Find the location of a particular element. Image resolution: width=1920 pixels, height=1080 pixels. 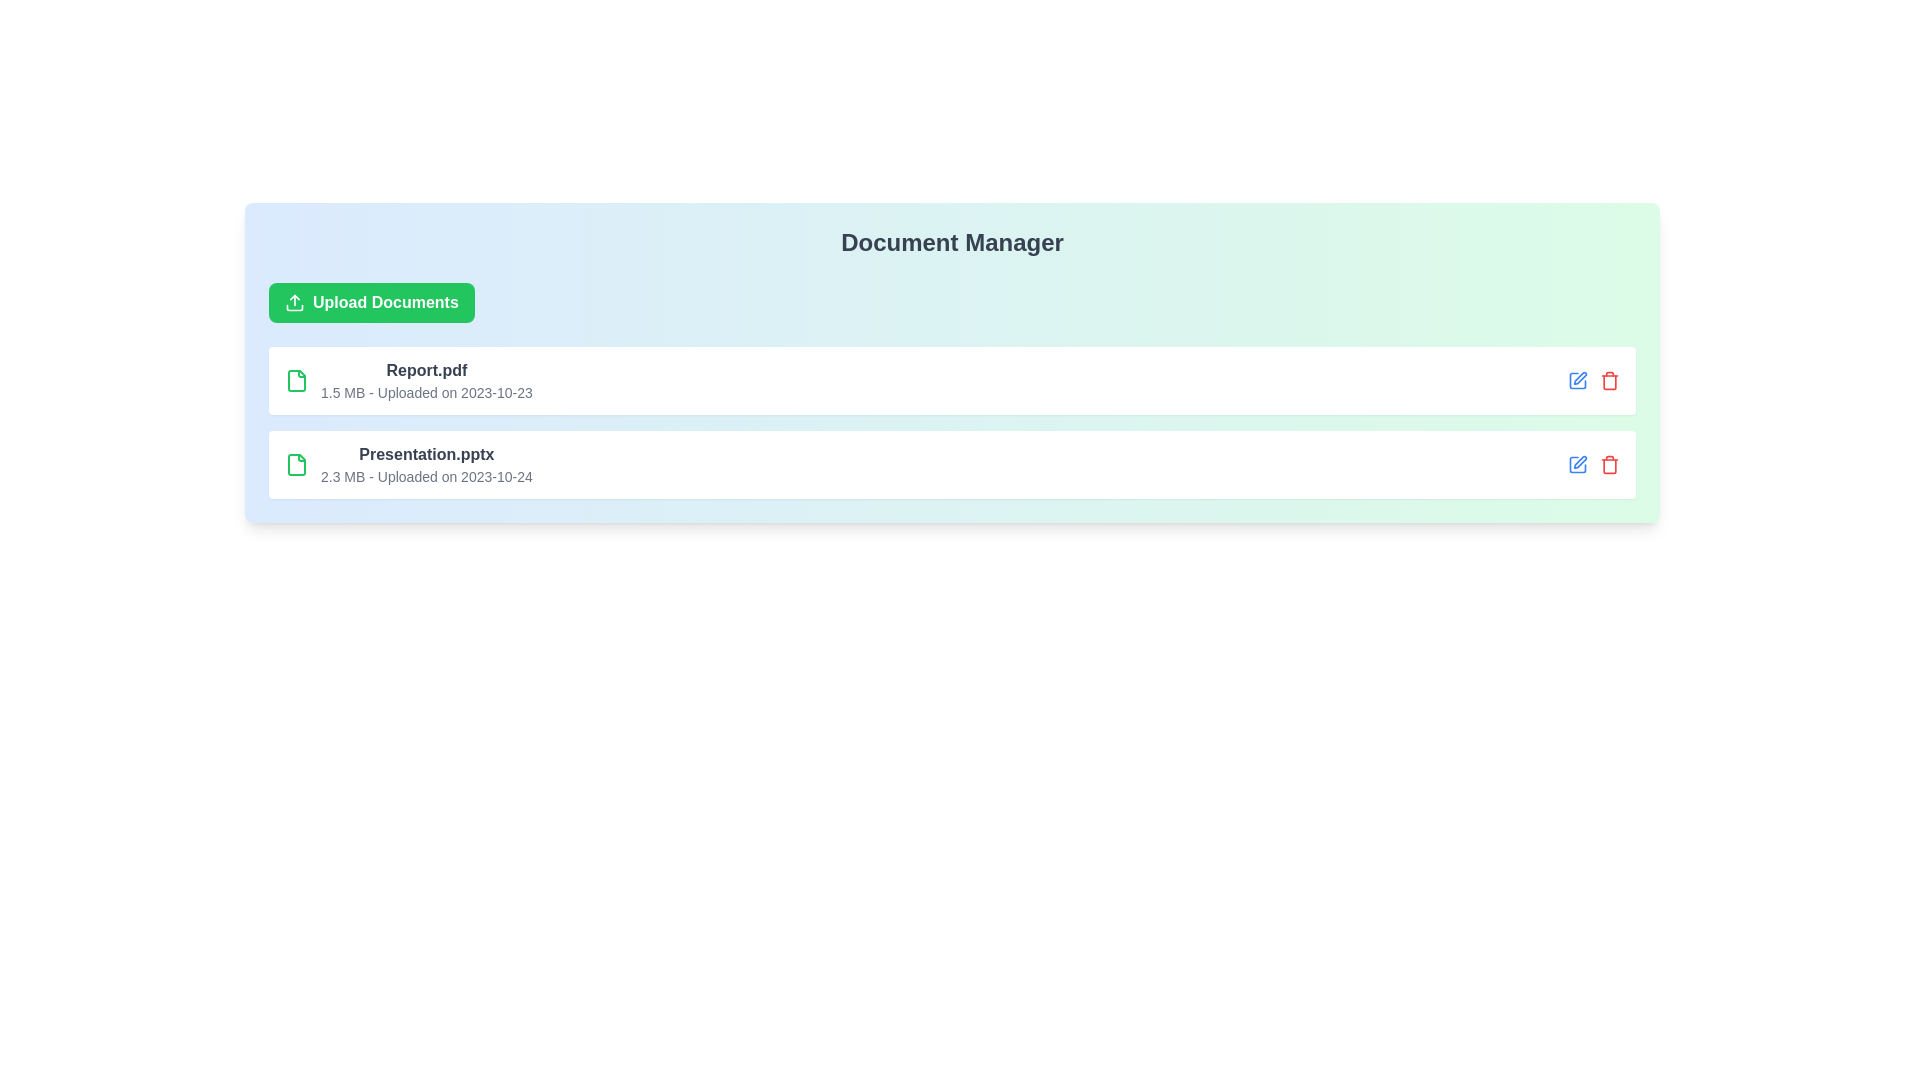

the second file representation component is located at coordinates (407, 465).